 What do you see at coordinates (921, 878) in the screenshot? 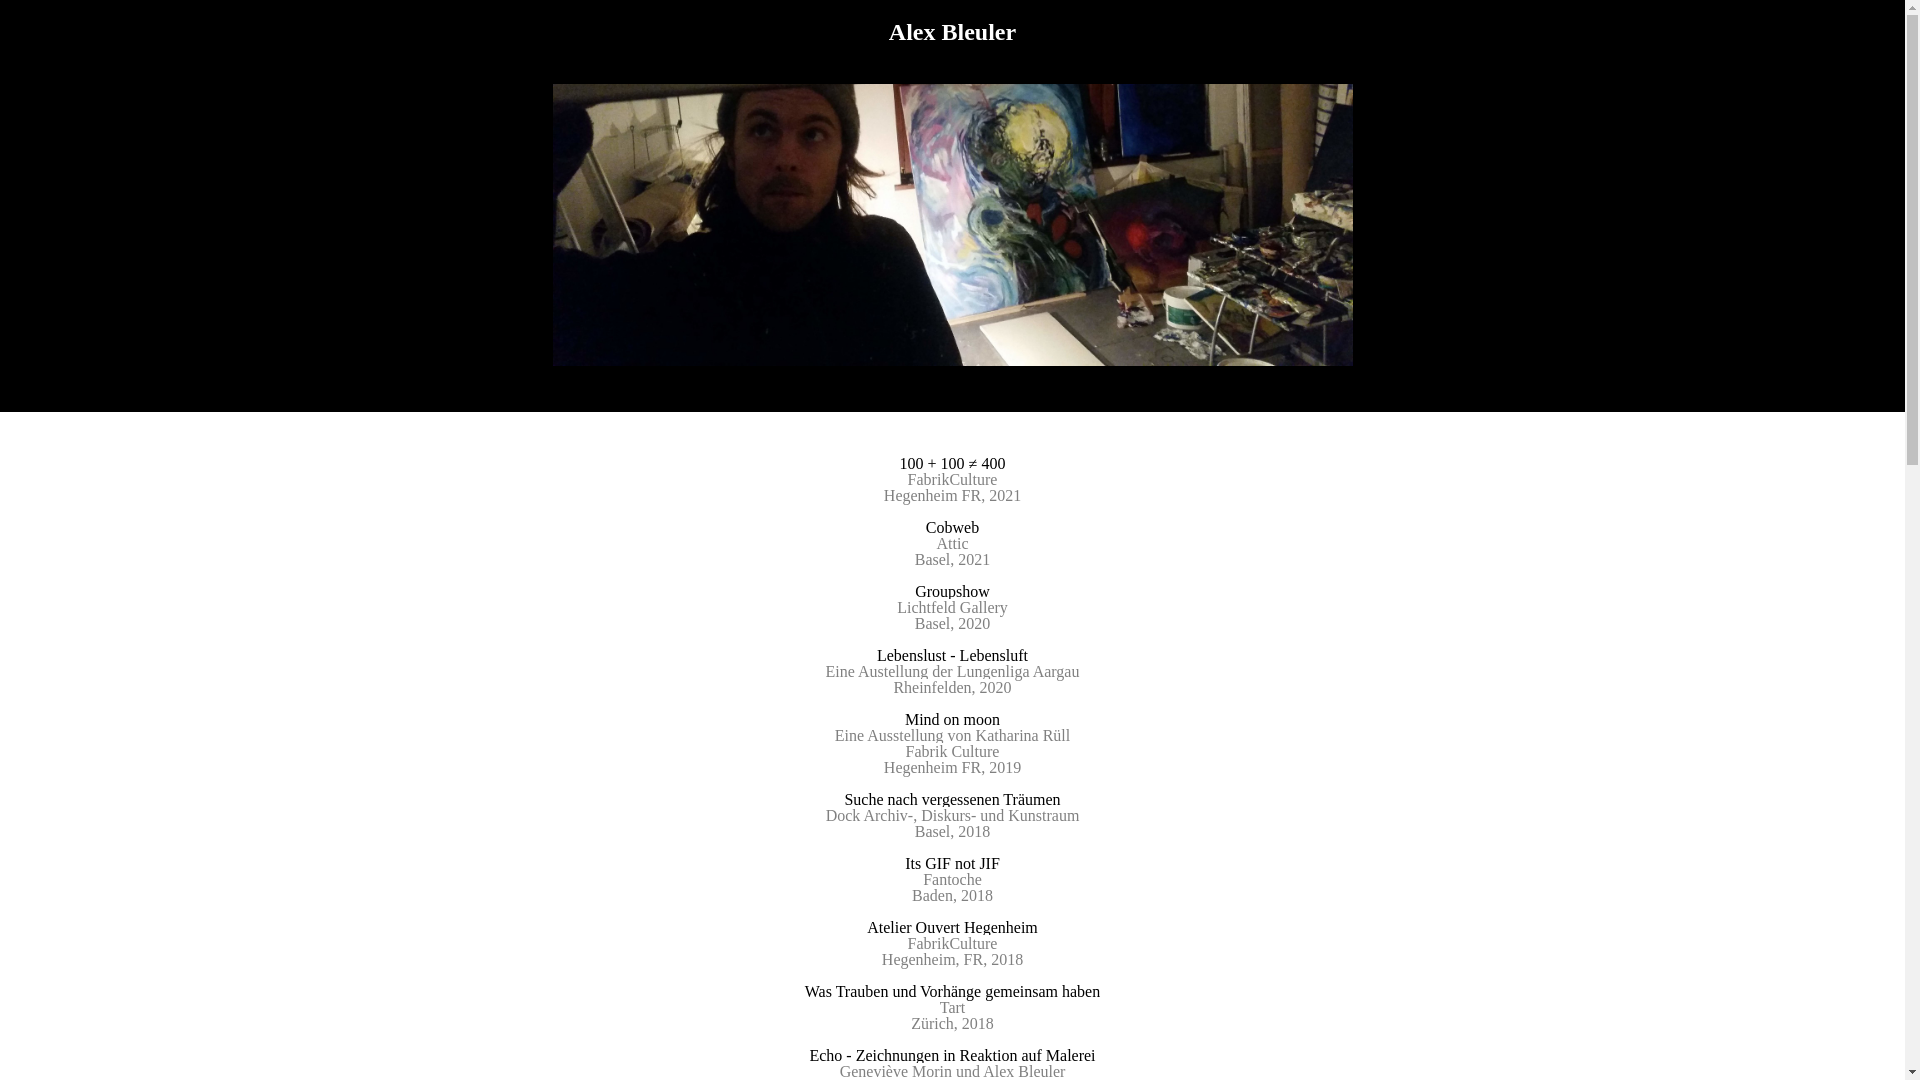
I see `'Fantoche'` at bounding box center [921, 878].